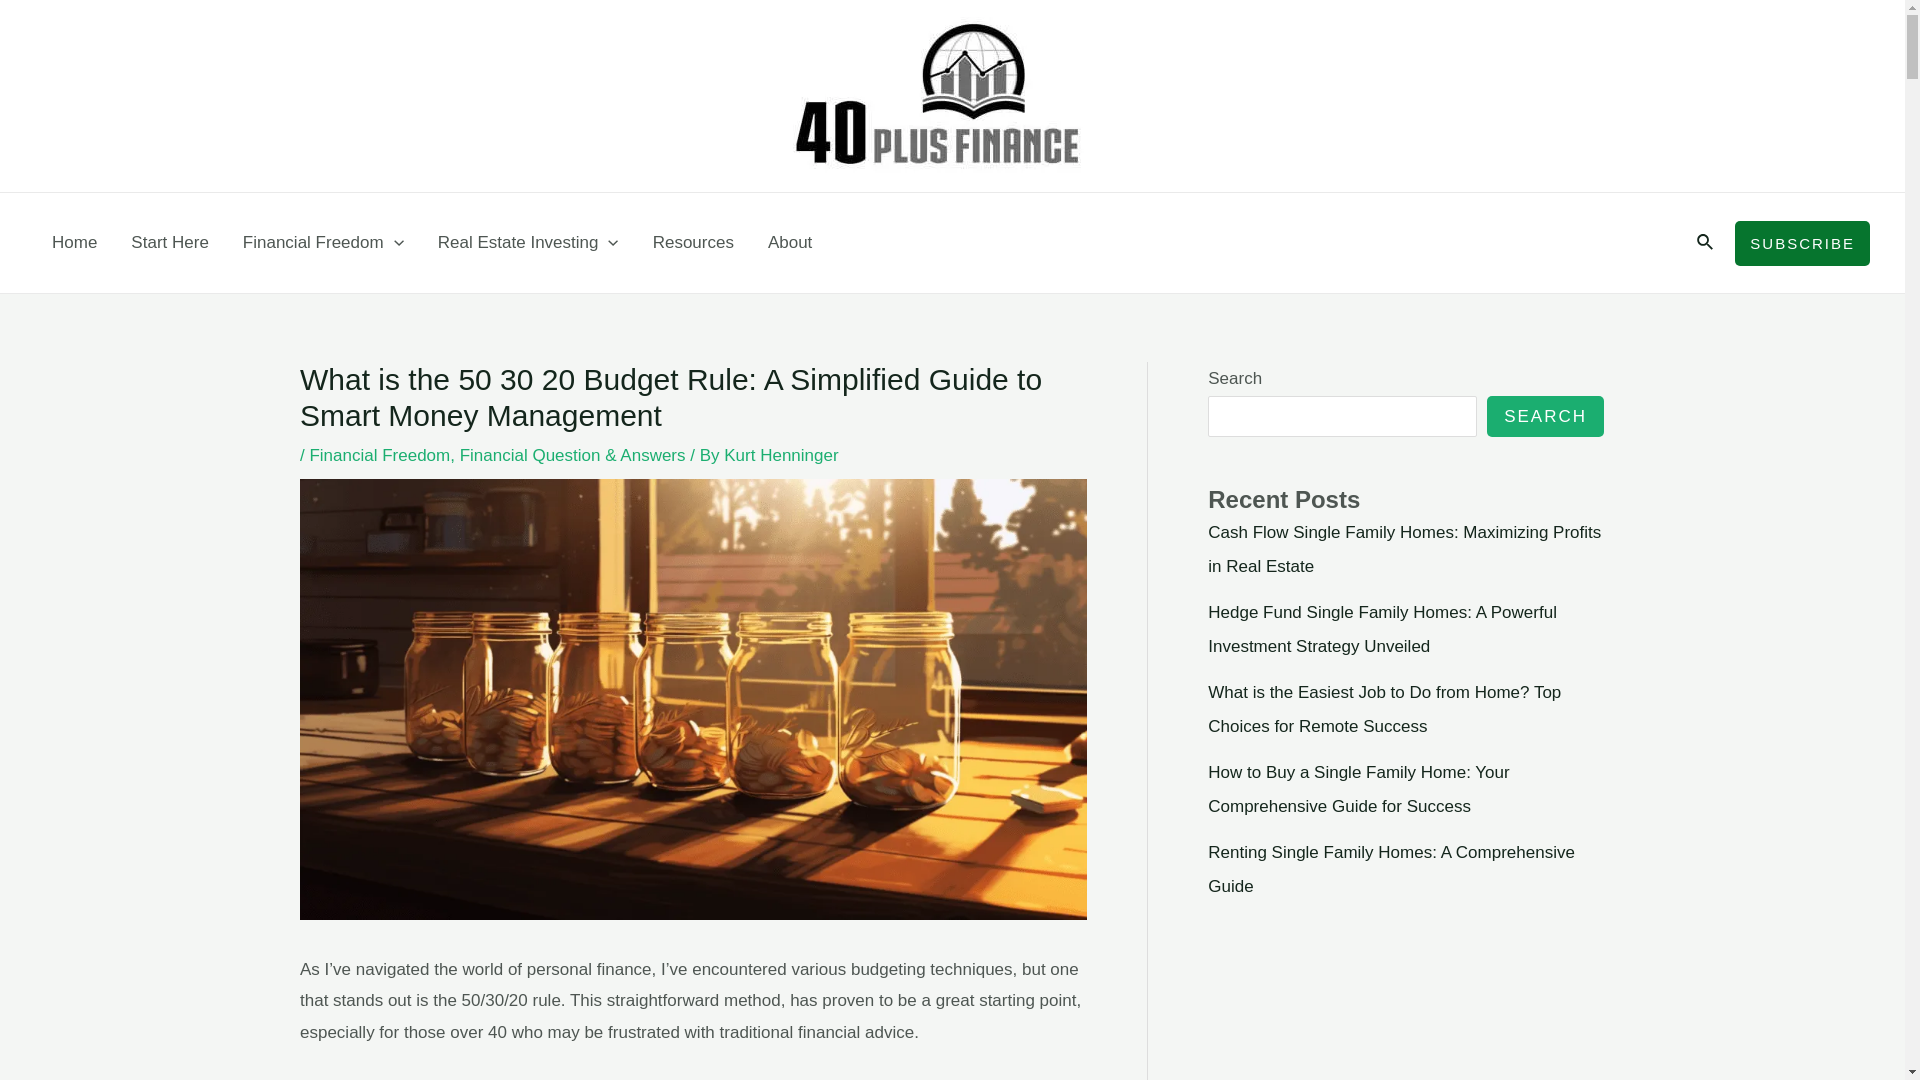 The height and width of the screenshot is (1080, 1920). What do you see at coordinates (528, 242) in the screenshot?
I see `'Real Estate Investing'` at bounding box center [528, 242].